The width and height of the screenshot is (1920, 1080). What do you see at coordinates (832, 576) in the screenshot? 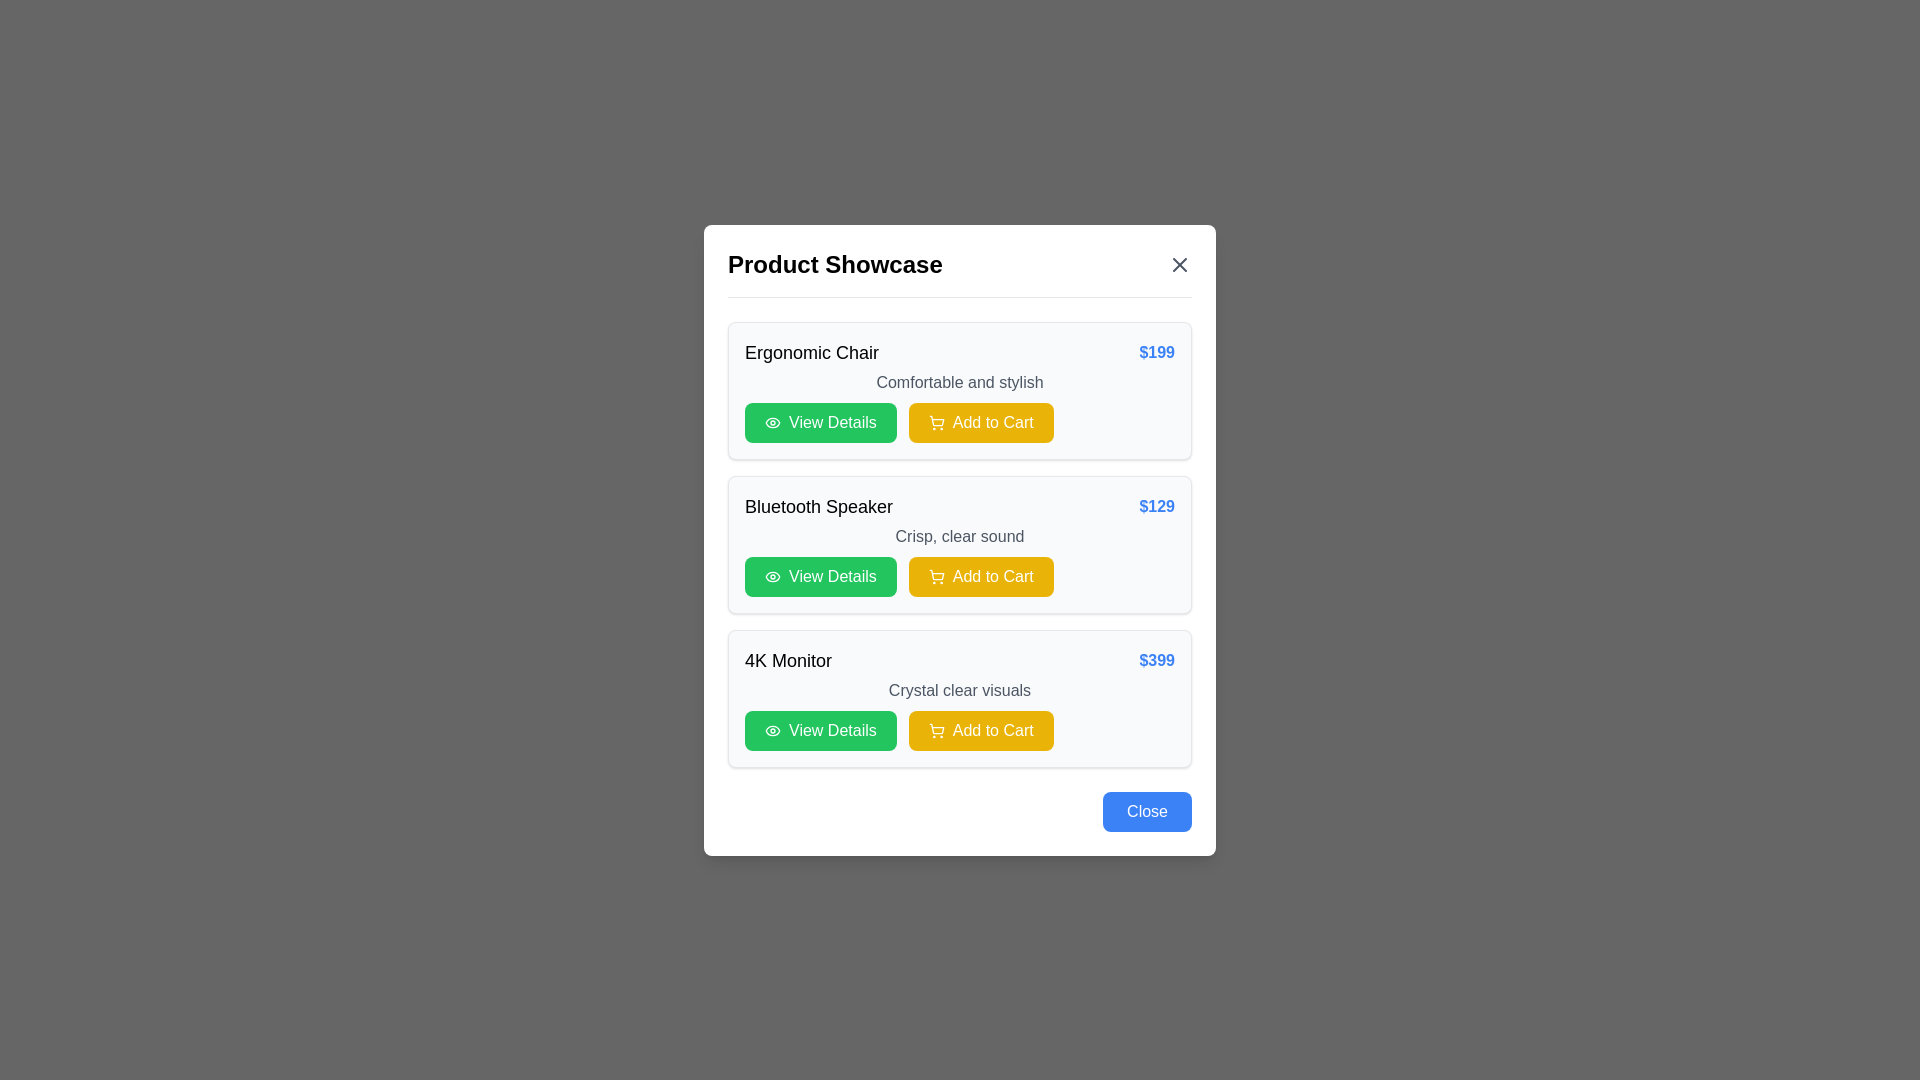
I see `the 'View Details' button with white text on a green background, located within the 'Bluetooth Speaker' product card` at bounding box center [832, 576].